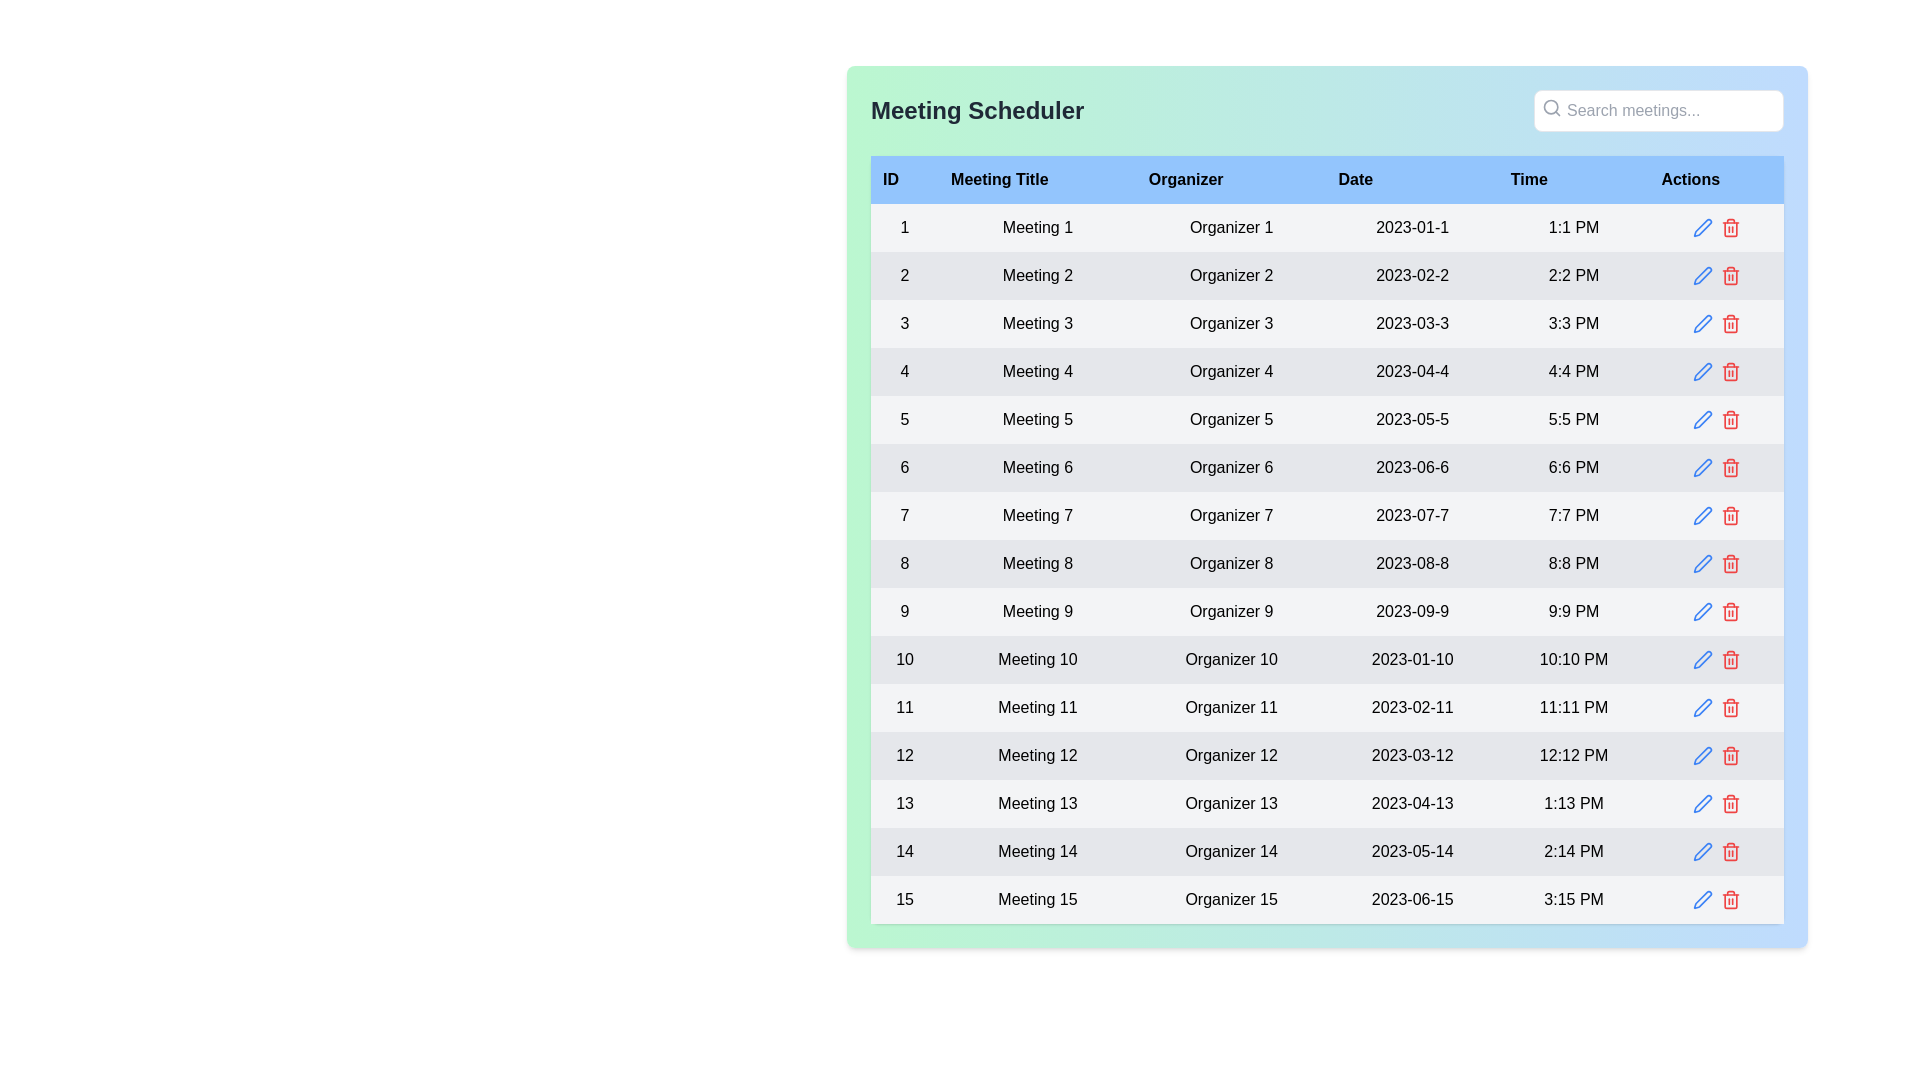 The height and width of the screenshot is (1080, 1920). I want to click on the text display element that shows the date '2023-09-9', located in the fourth column of the ninth row of the meeting details table, so click(1411, 611).